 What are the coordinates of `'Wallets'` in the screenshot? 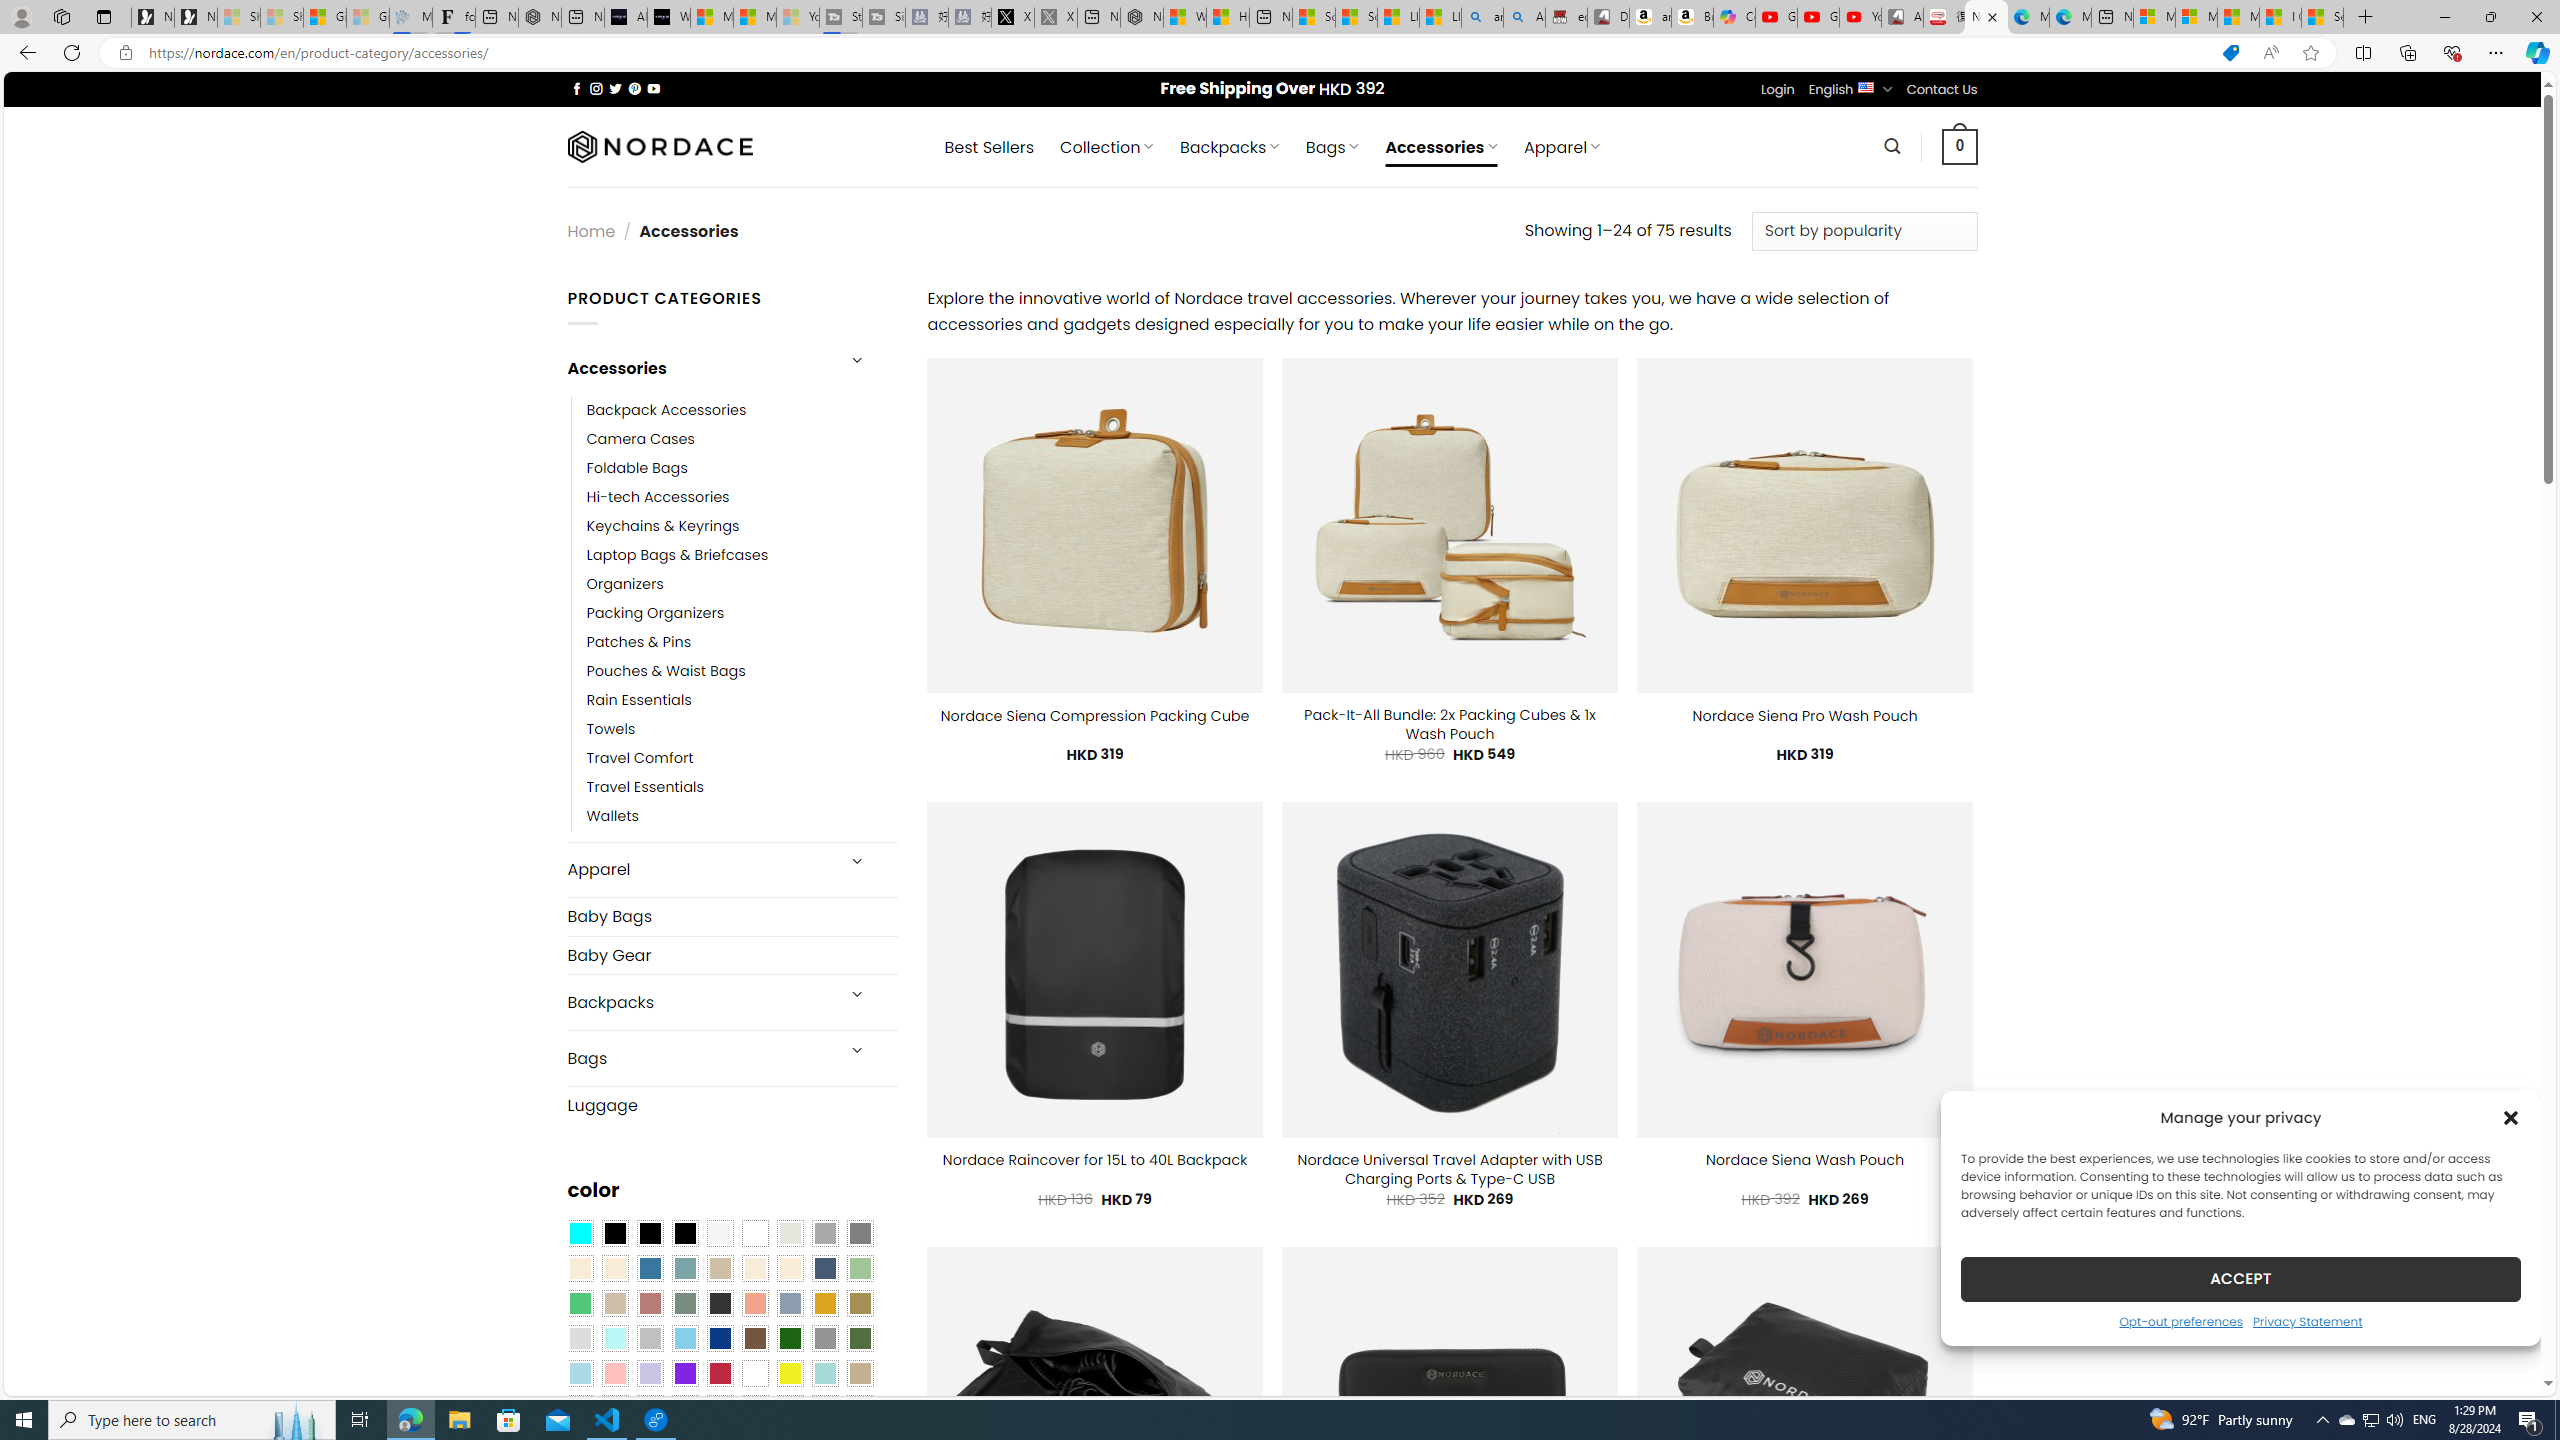 It's located at (741, 816).